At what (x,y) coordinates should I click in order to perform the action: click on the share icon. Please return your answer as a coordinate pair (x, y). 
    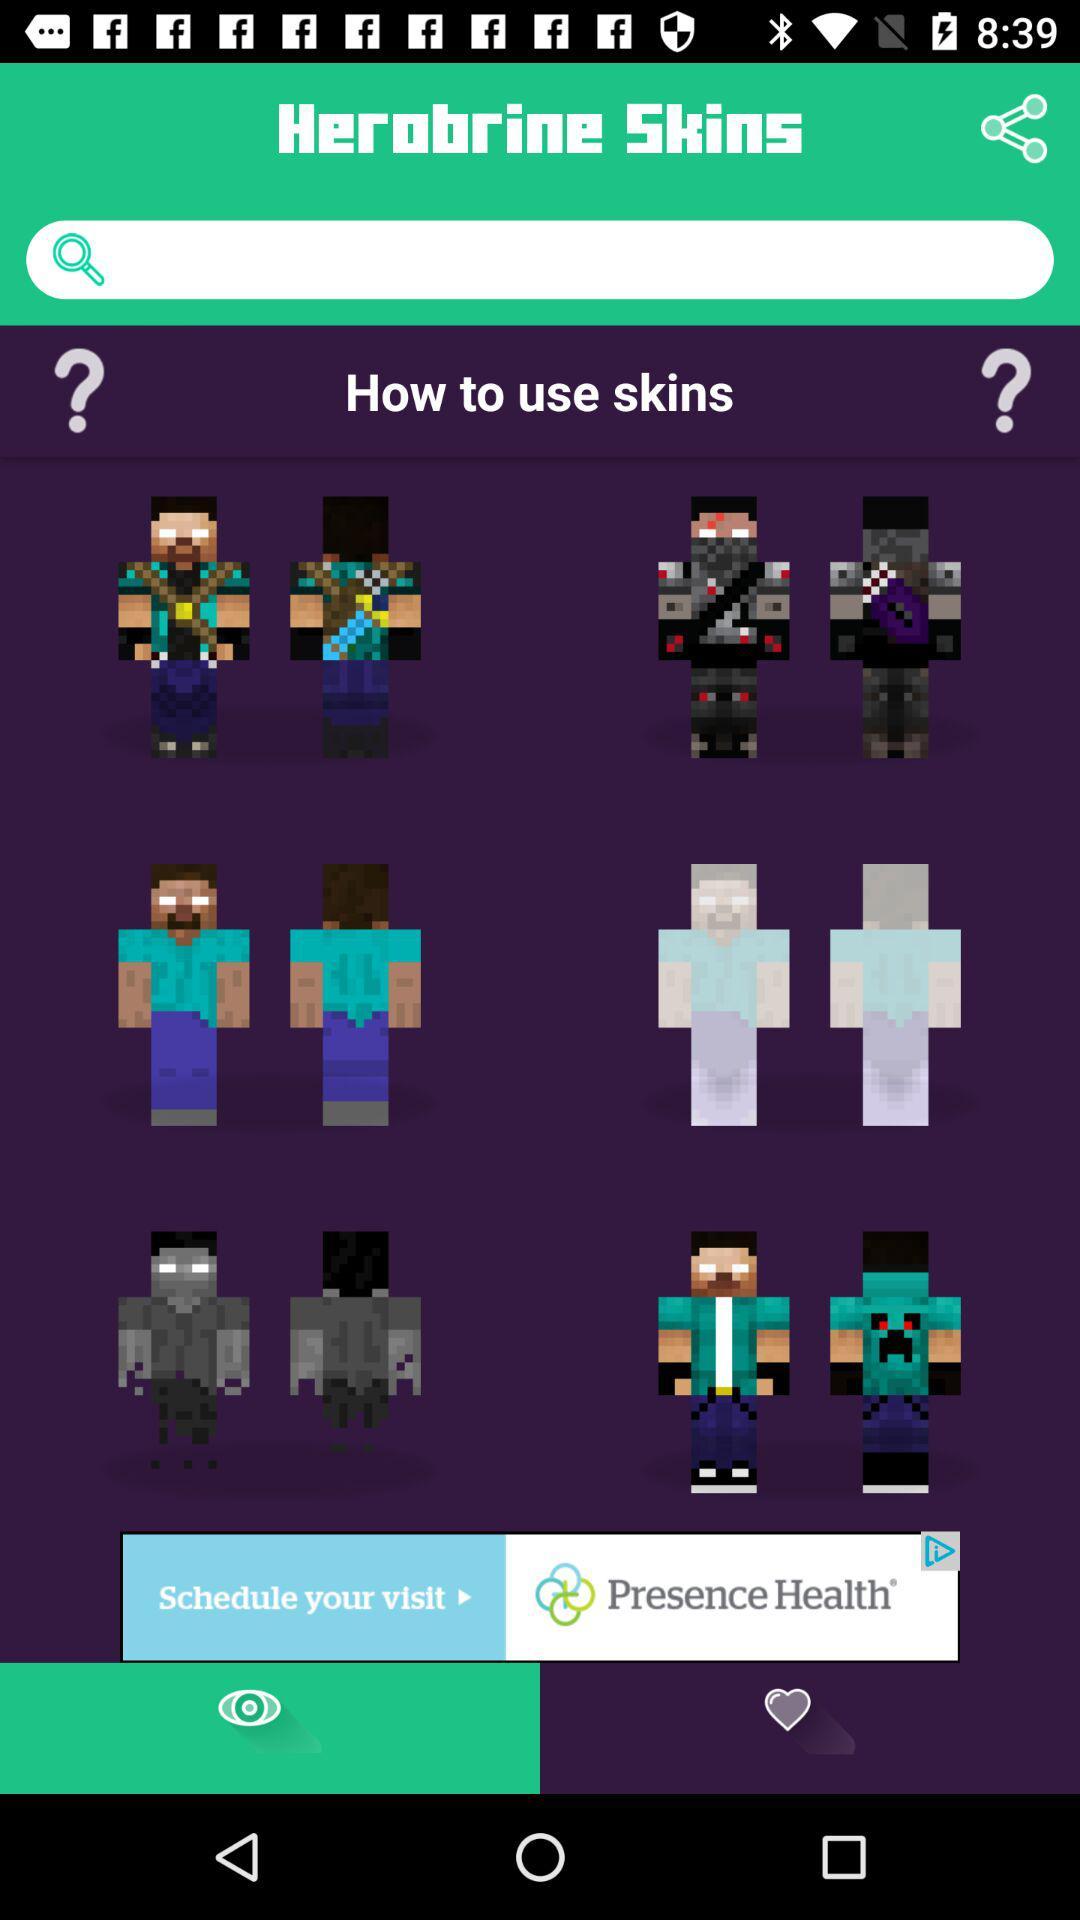
    Looking at the image, I should click on (1014, 127).